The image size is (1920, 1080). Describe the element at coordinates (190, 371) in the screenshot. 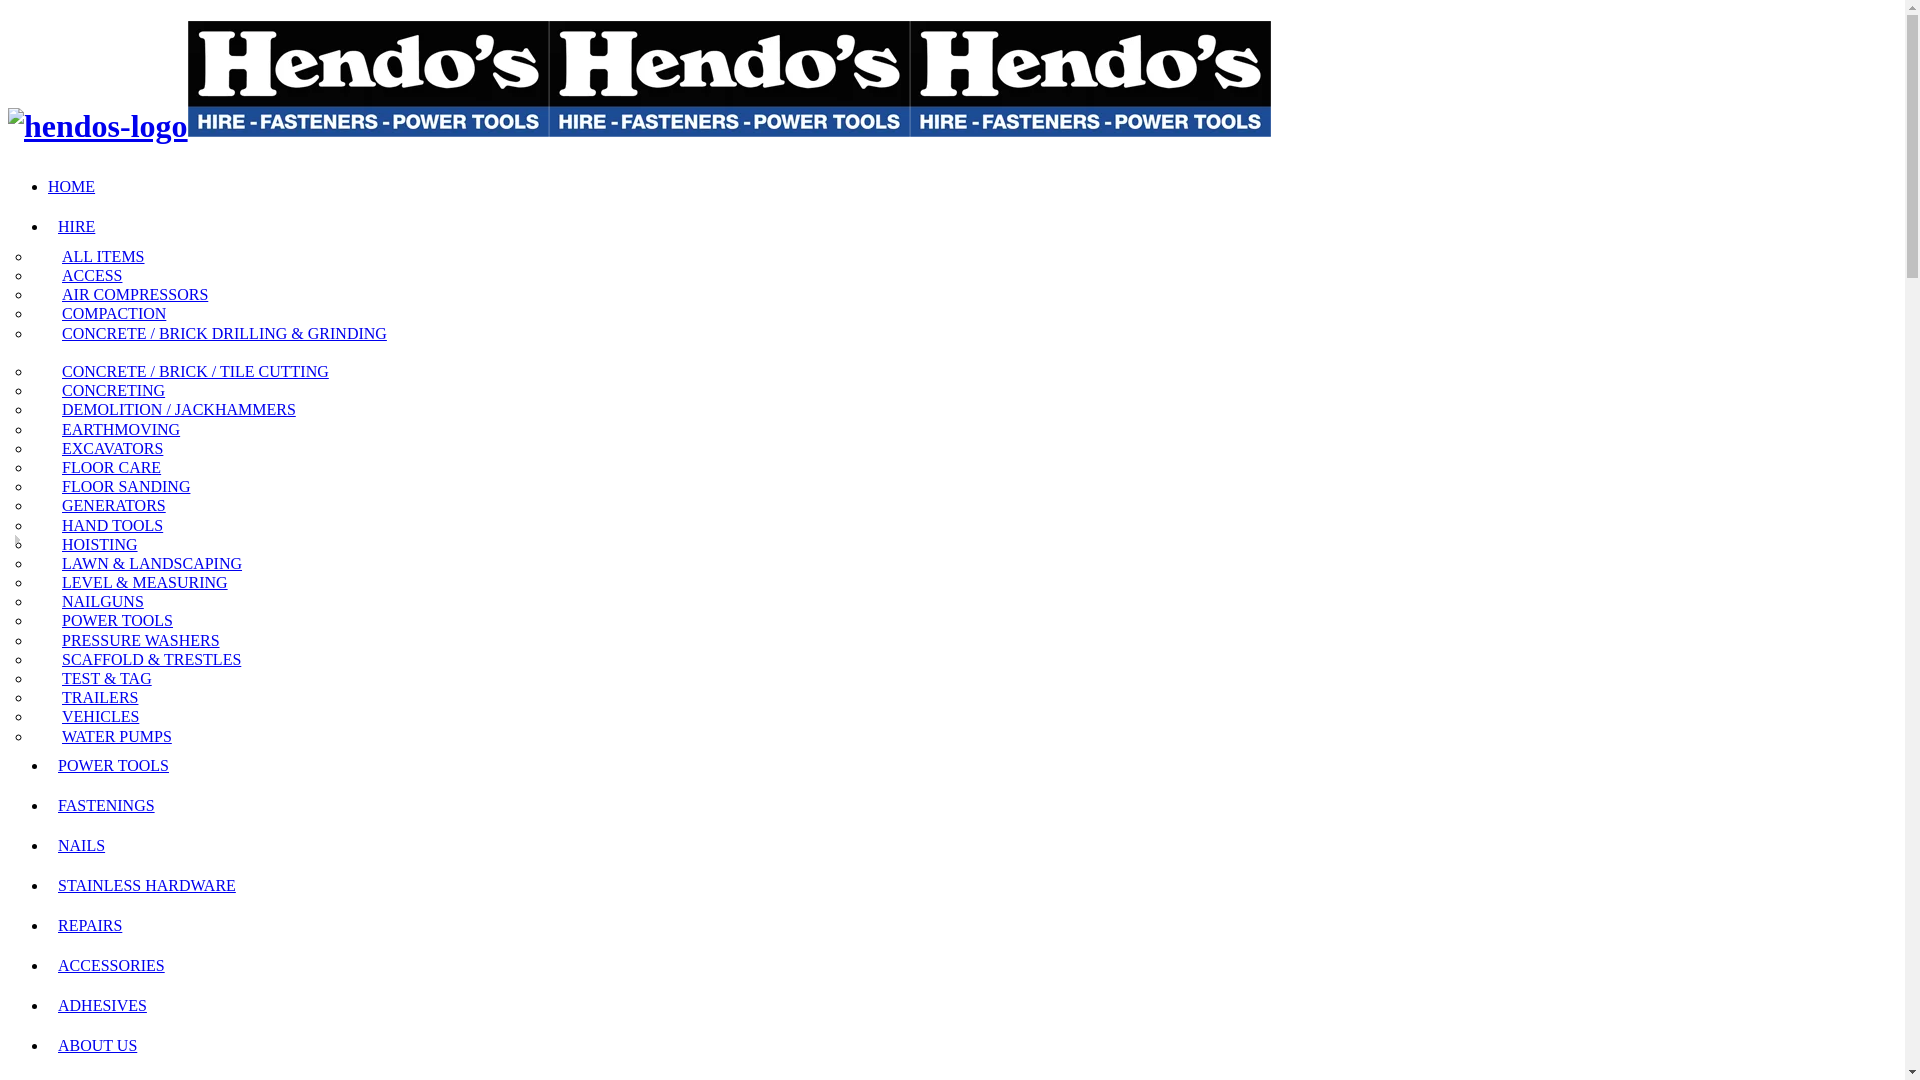

I see `'CONCRETE / BRICK / TILE CUTTING'` at that location.